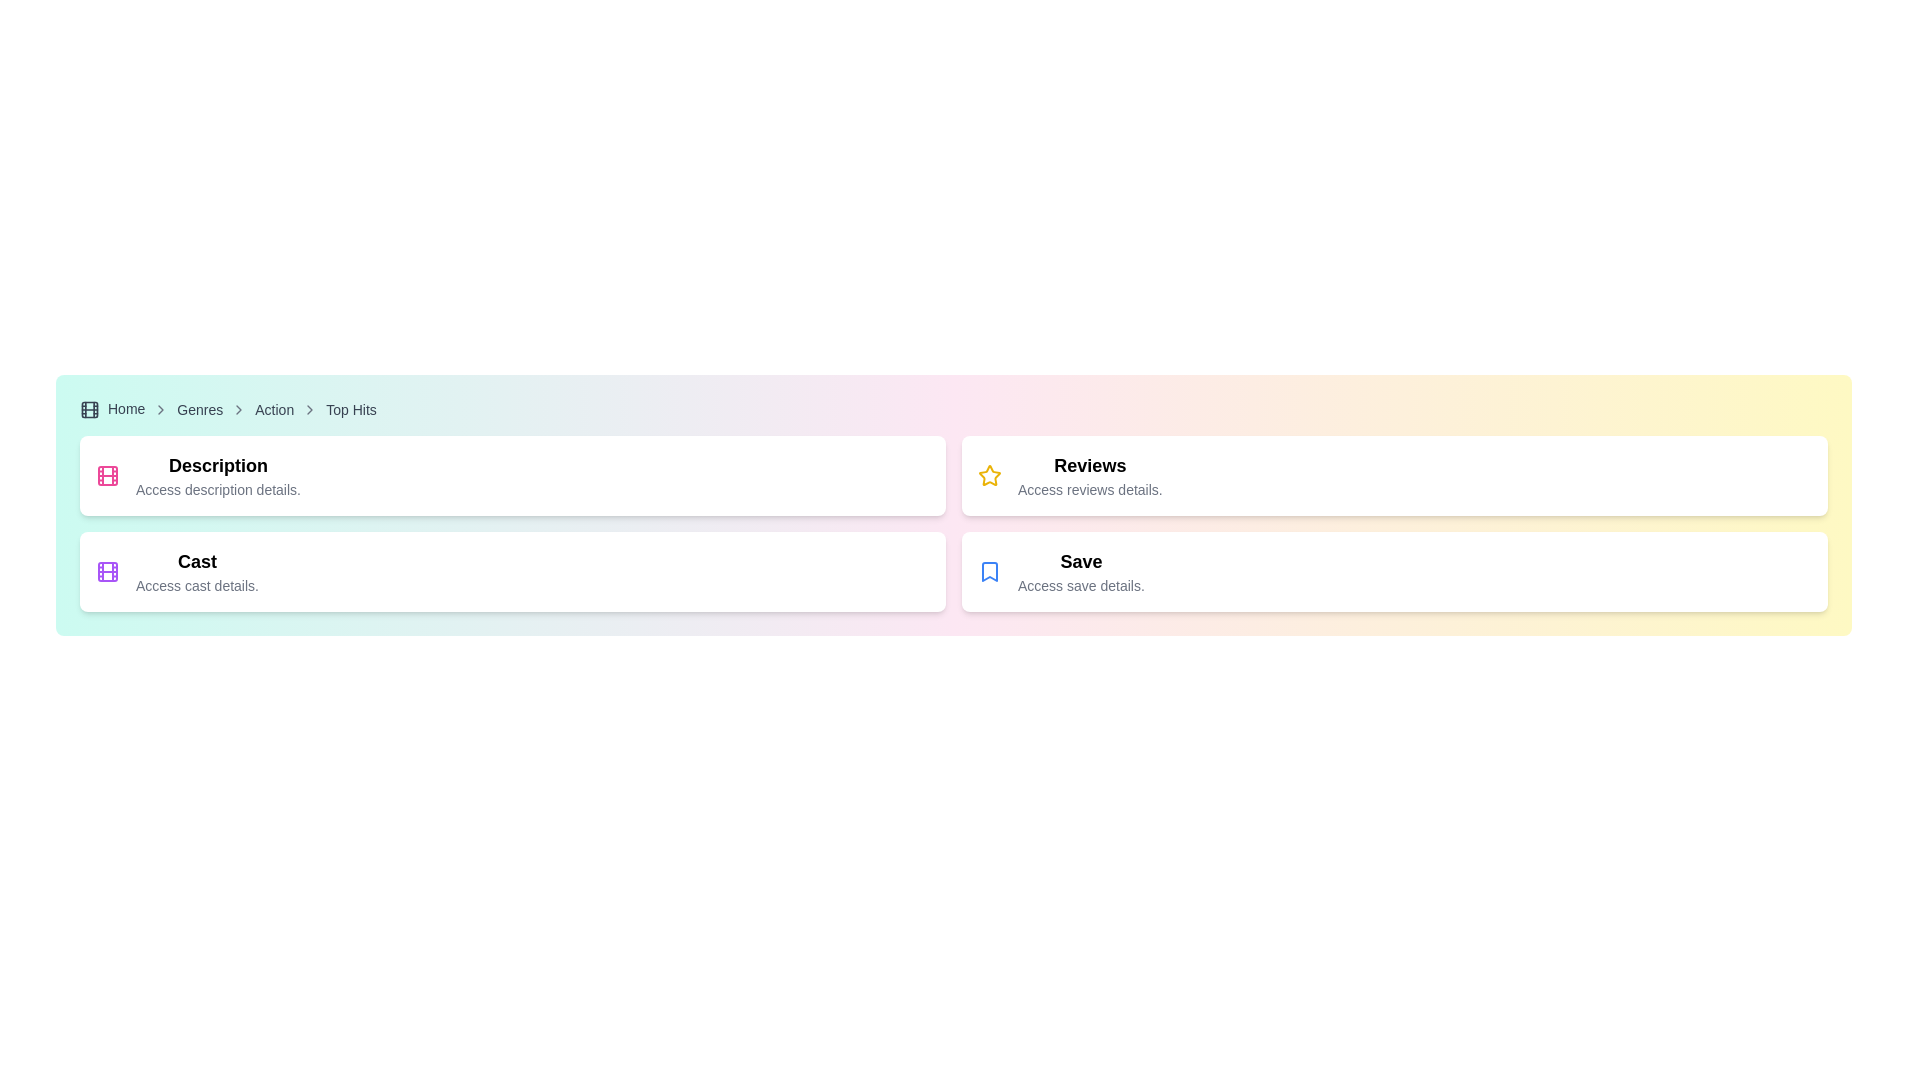 The height and width of the screenshot is (1080, 1920). What do you see at coordinates (1394, 571) in the screenshot?
I see `the card located` at bounding box center [1394, 571].